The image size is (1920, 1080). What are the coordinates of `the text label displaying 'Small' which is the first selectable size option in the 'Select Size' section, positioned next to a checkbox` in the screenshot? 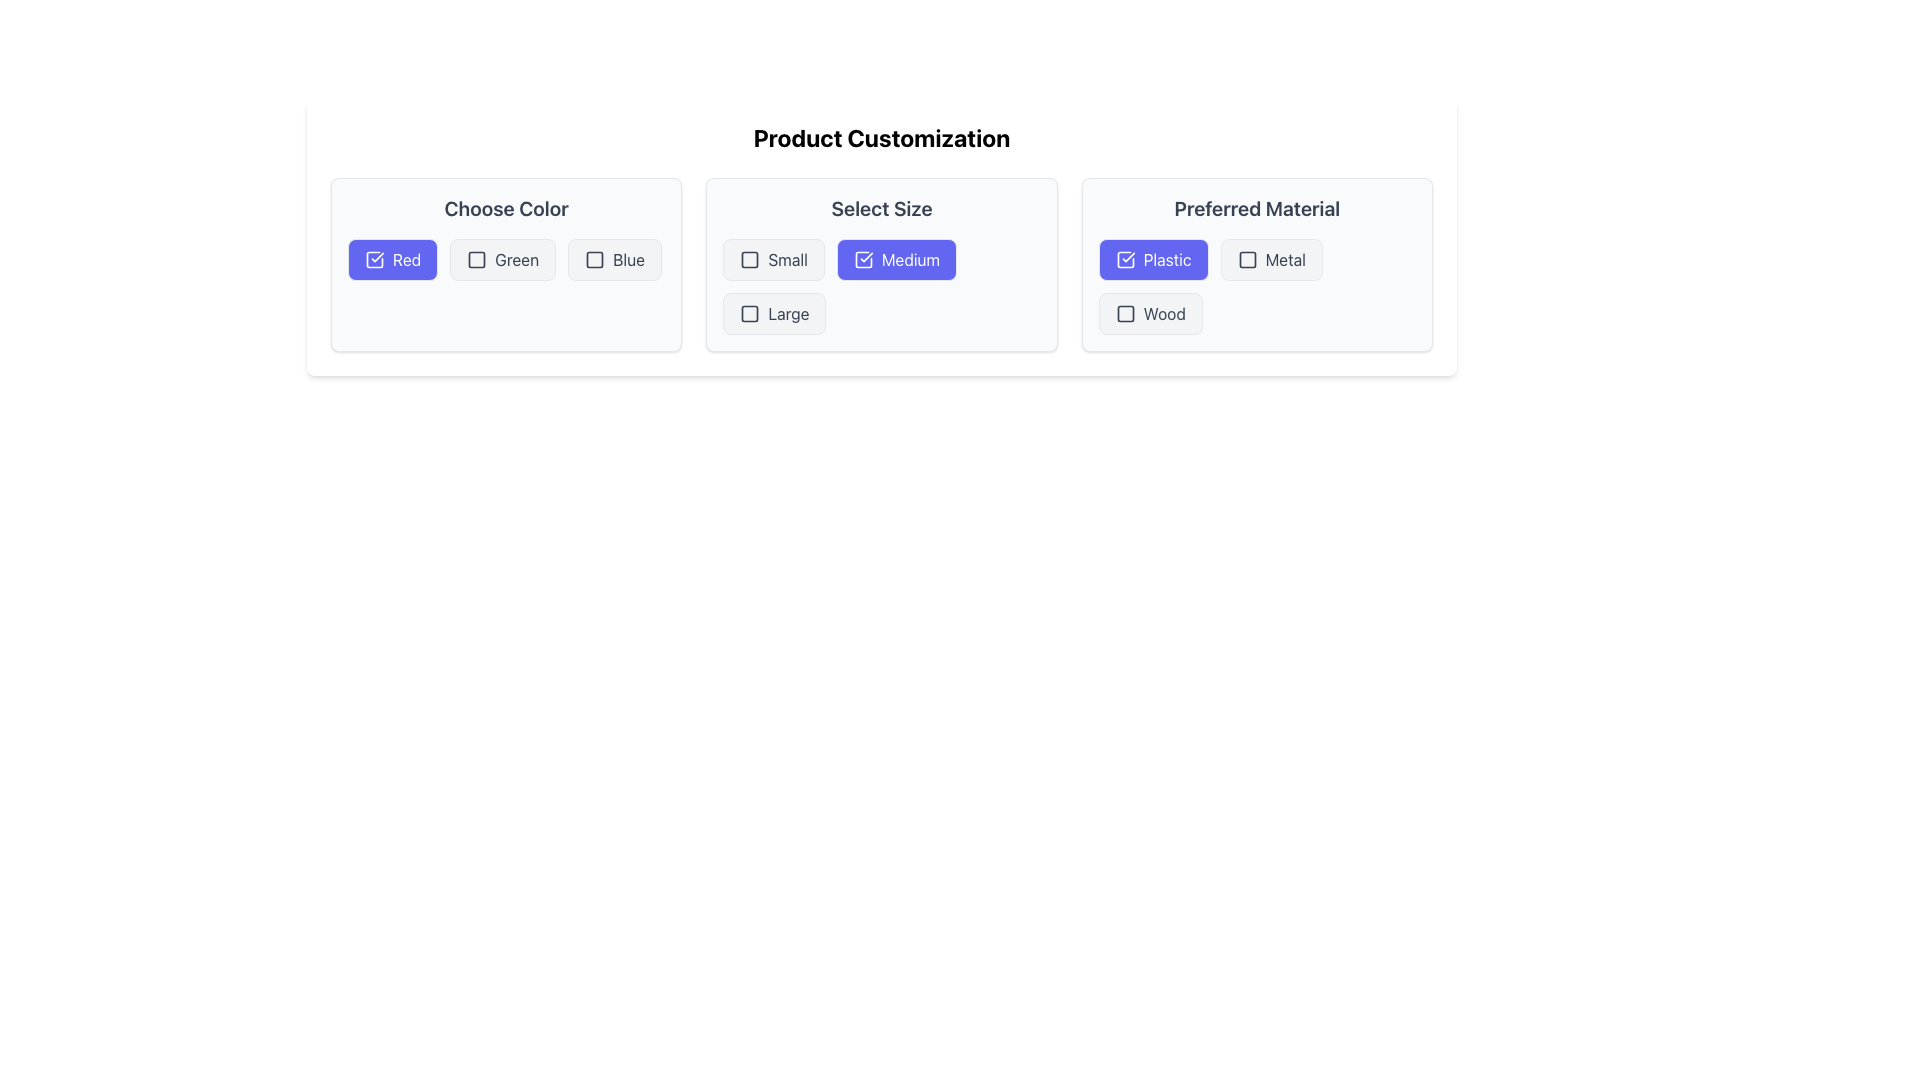 It's located at (787, 258).